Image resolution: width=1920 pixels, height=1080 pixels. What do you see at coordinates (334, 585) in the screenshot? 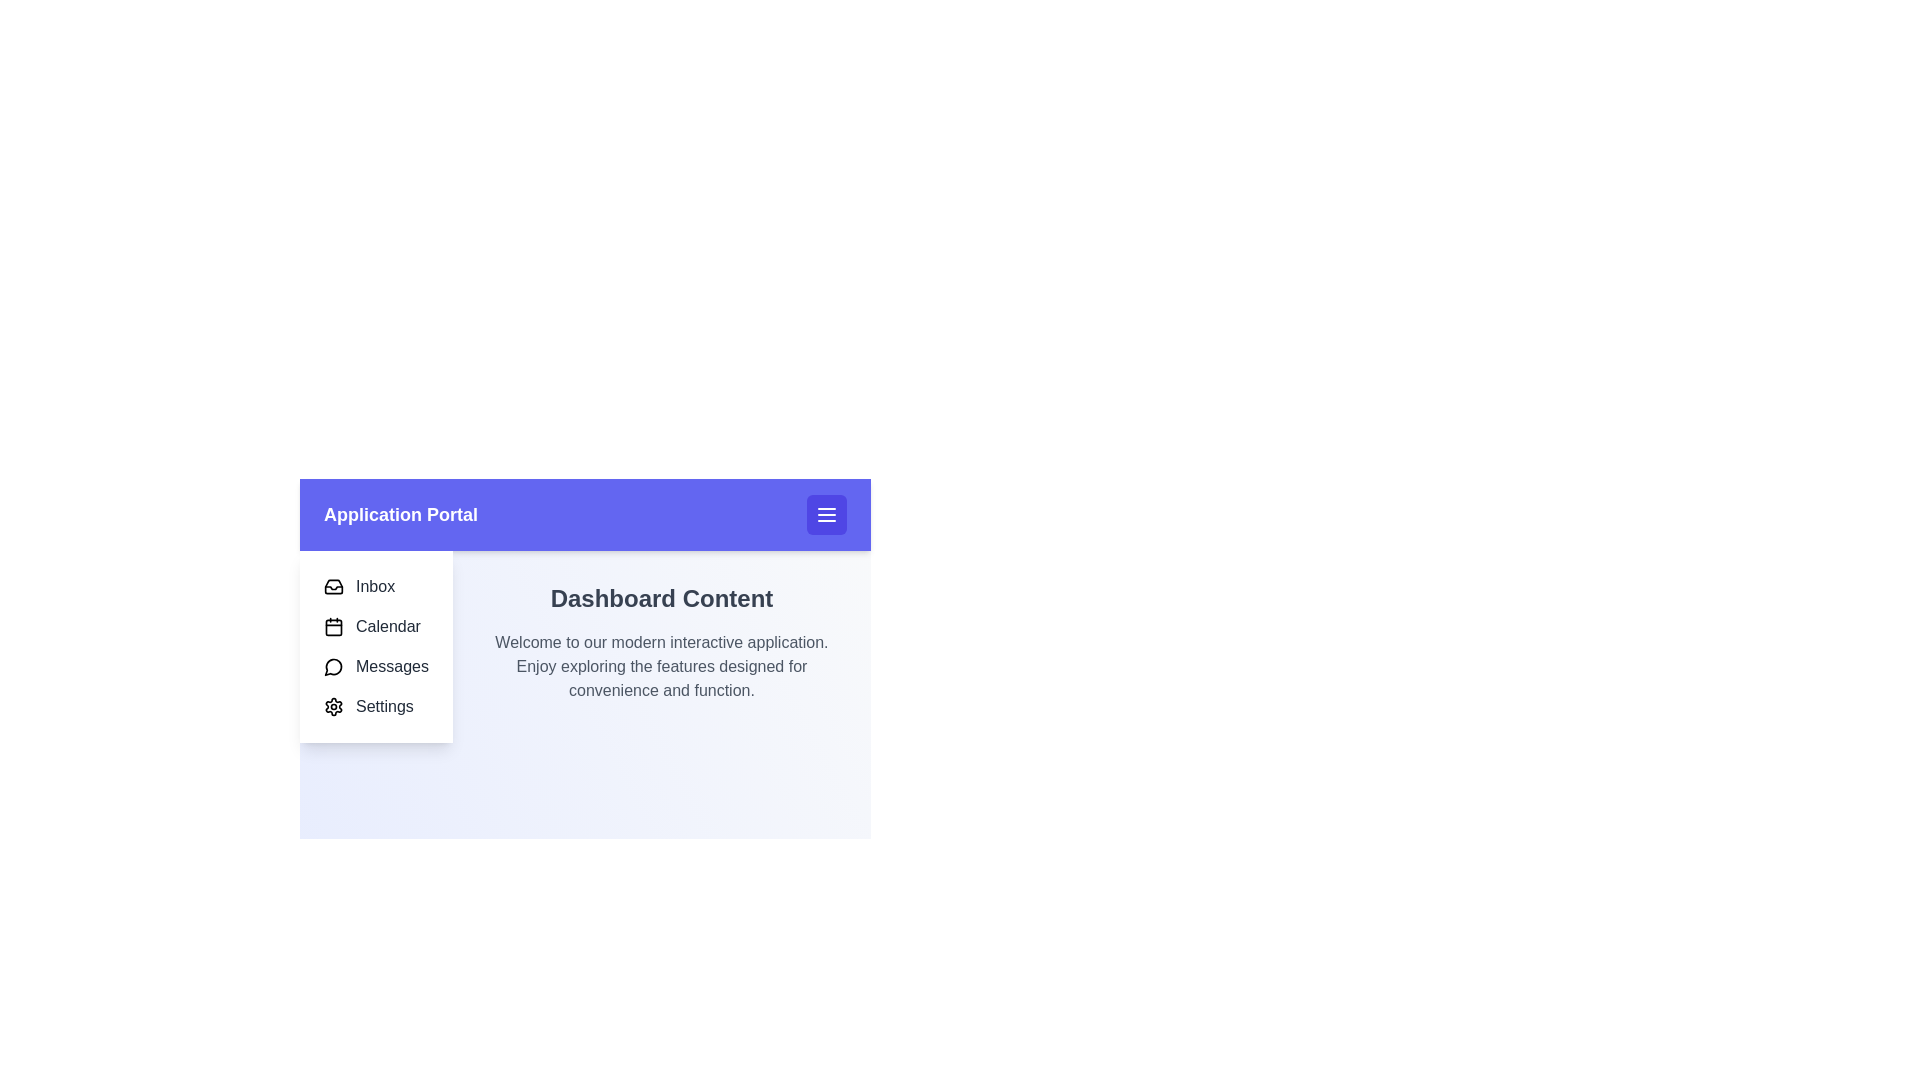
I see `the icon representing the inbox functionality located in the sidebar, next to the 'Inbox' text label` at bounding box center [334, 585].